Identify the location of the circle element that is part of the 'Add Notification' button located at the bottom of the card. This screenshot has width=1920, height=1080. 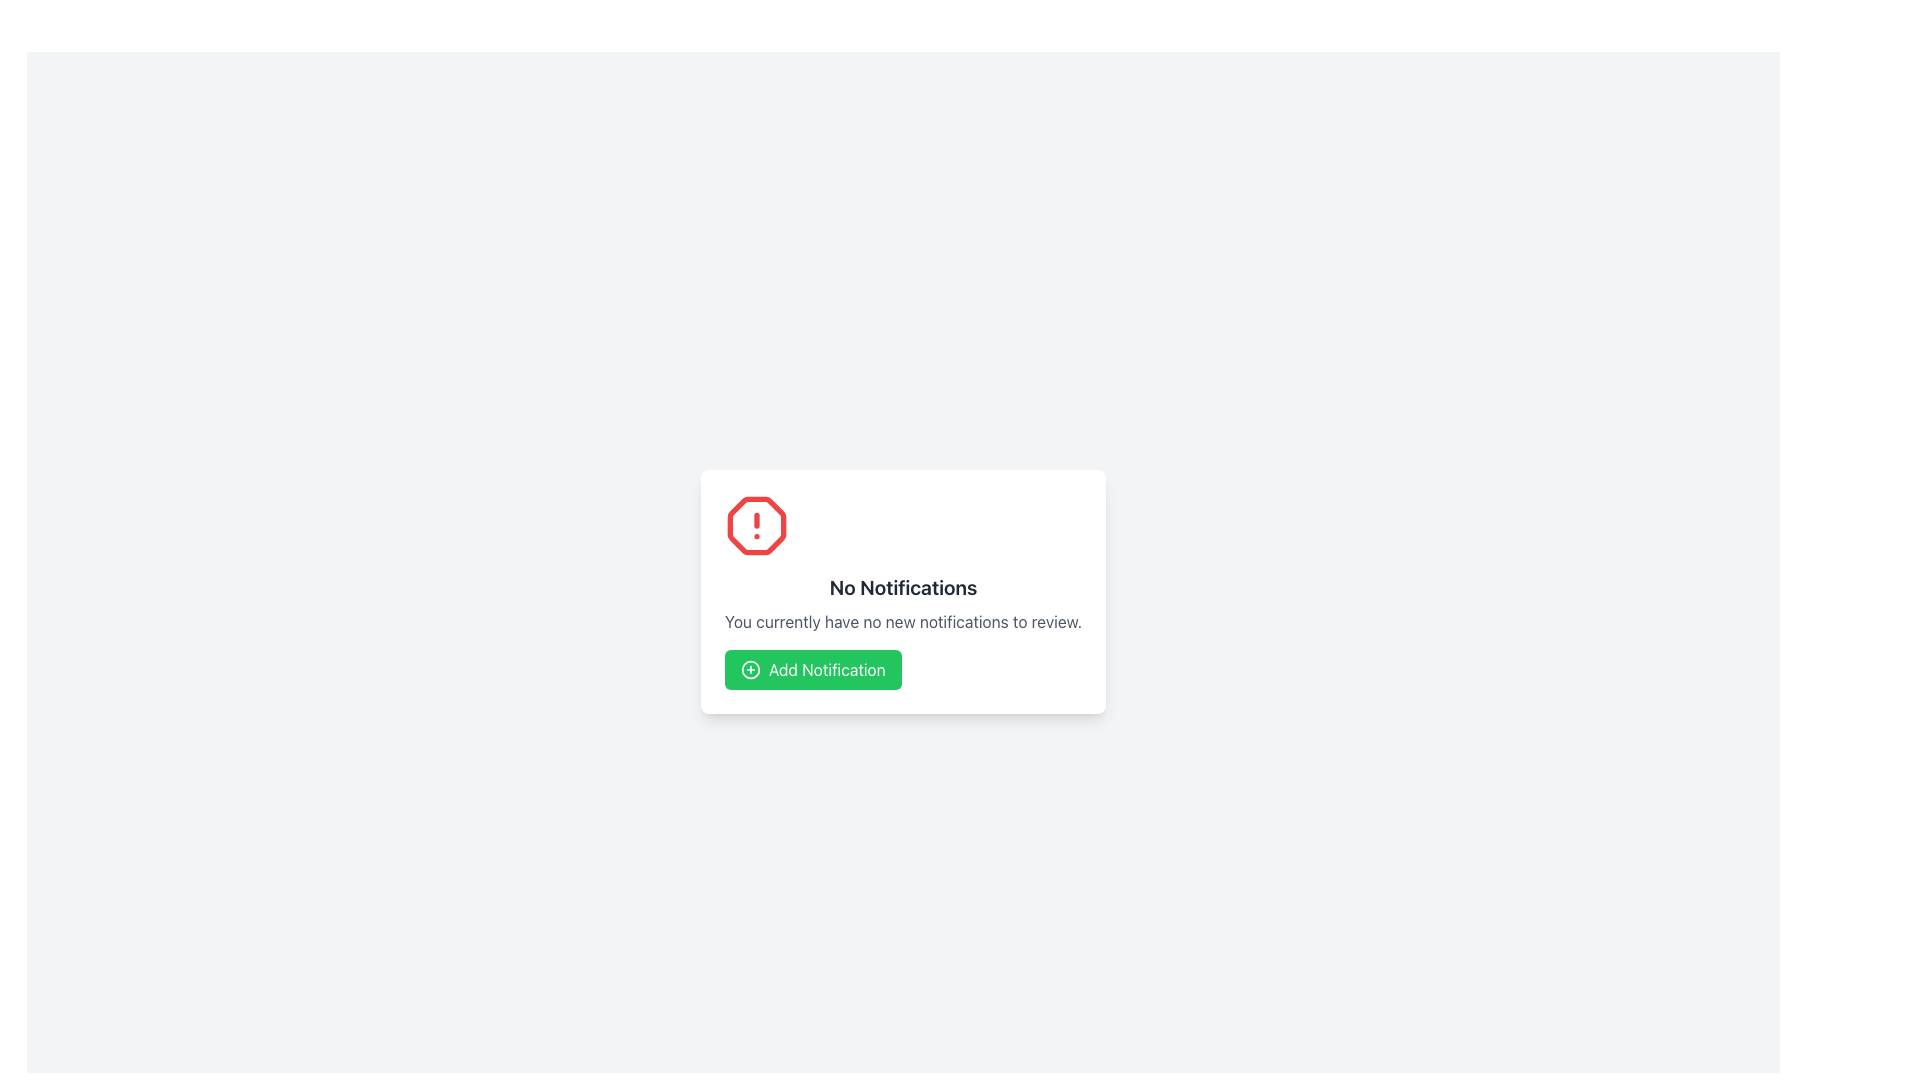
(749, 670).